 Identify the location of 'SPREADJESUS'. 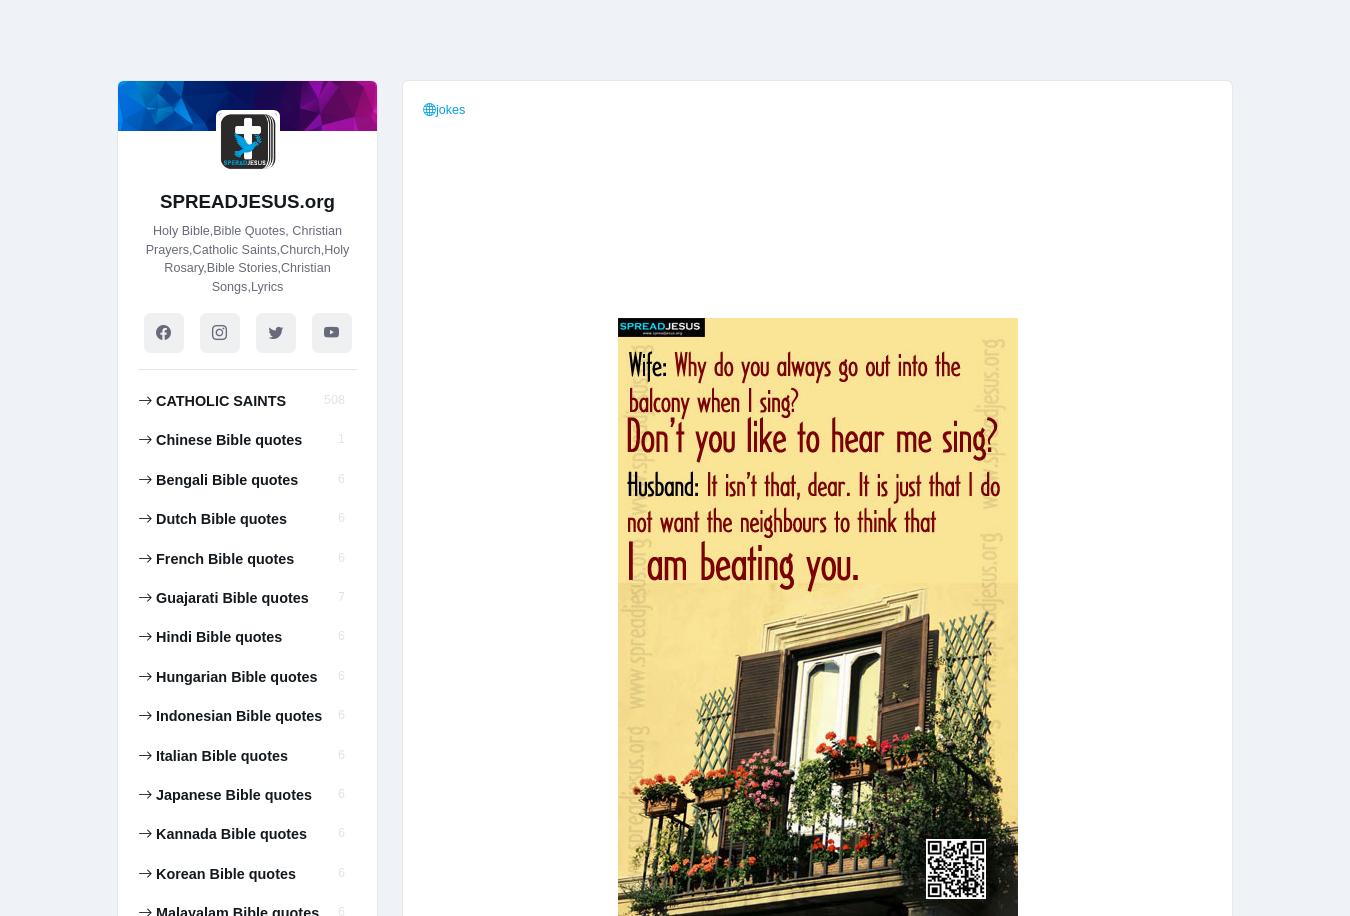
(246, 353).